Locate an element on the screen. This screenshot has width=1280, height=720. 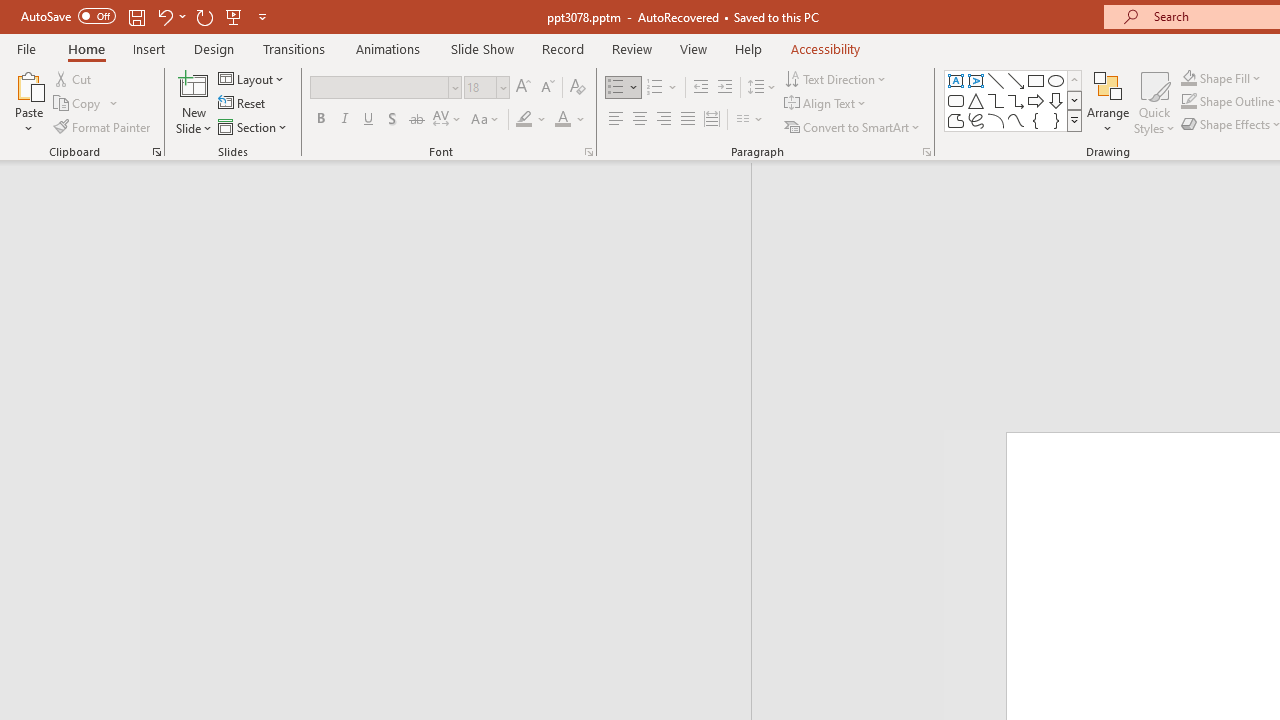
'Align Right' is located at coordinates (663, 119).